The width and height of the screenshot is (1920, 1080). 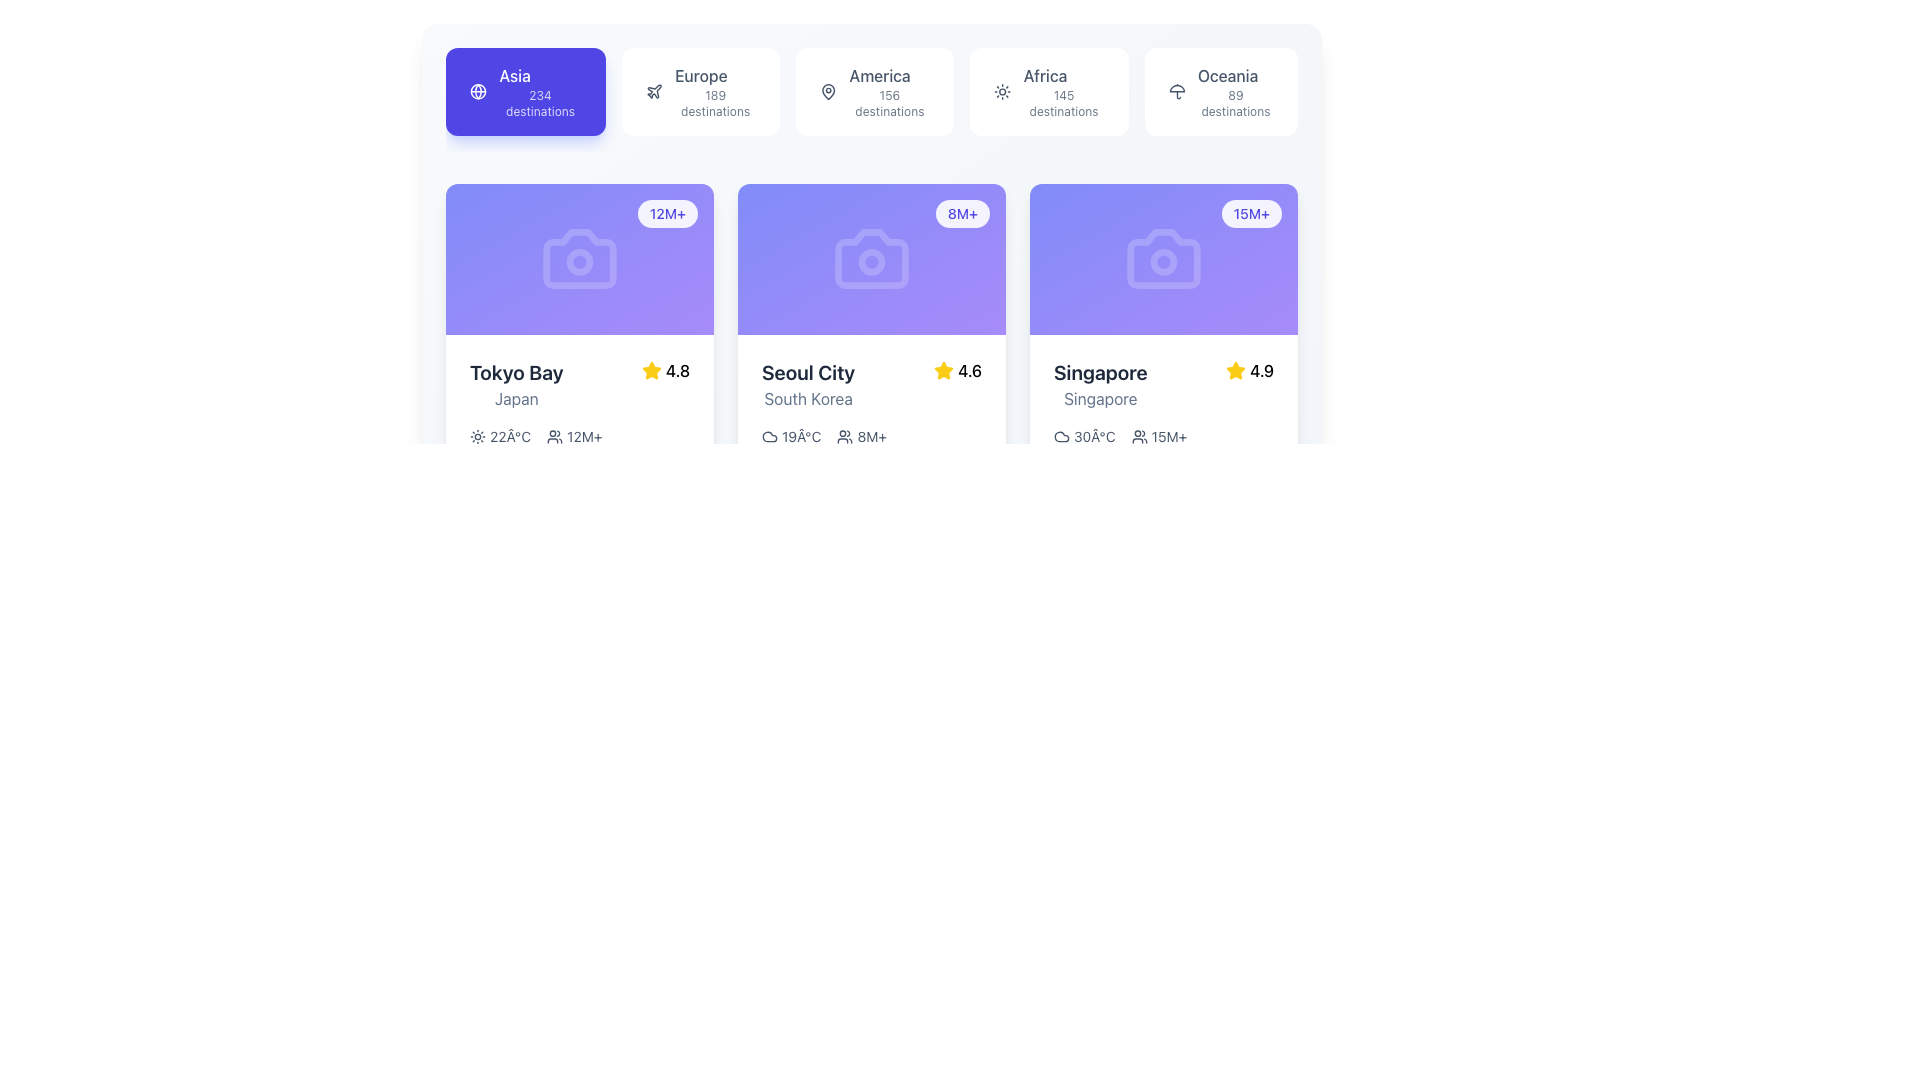 What do you see at coordinates (768, 434) in the screenshot?
I see `the weather indicator icon representing a cloudy condition located beside the temperature text '19°C' for Seoul City, South Korea, if it is interactive` at bounding box center [768, 434].